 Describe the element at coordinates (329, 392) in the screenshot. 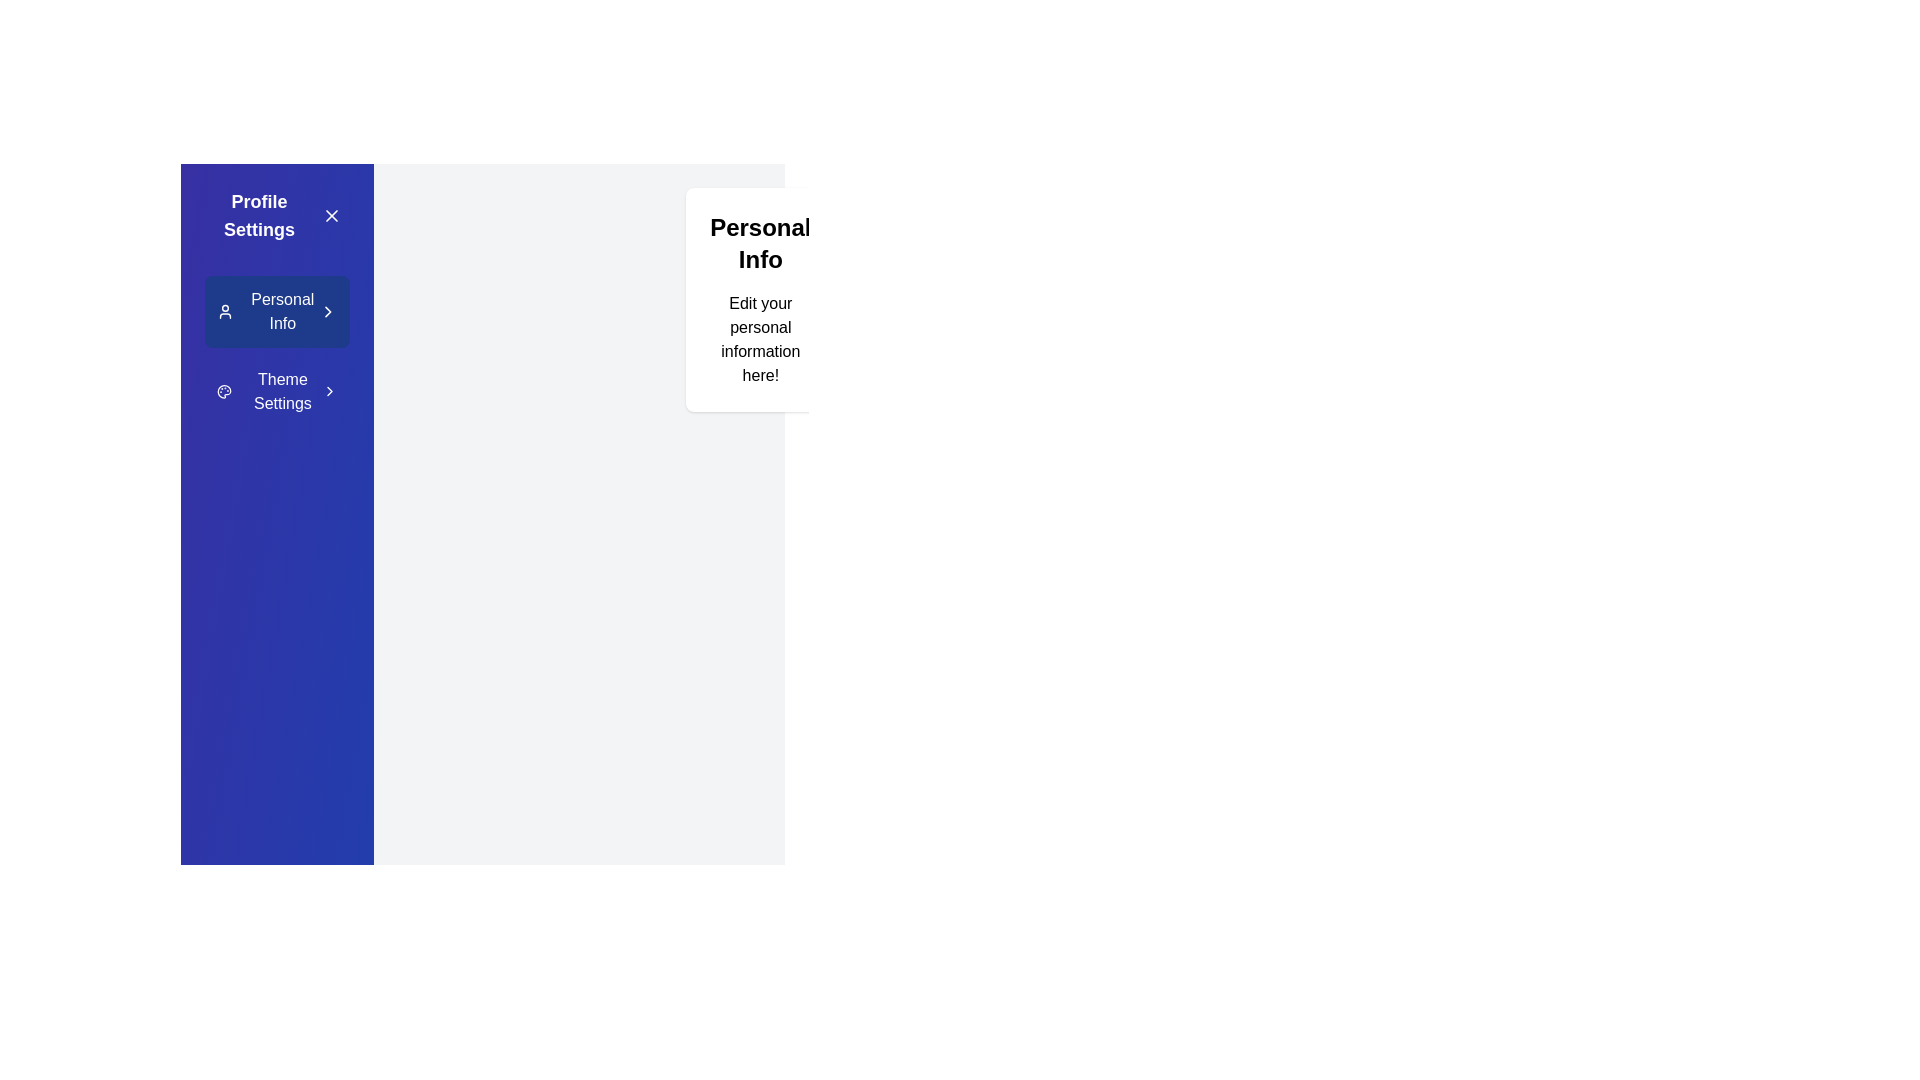

I see `the arrow icon located on the far right side of the 'Theme Settings' row under the 'Profile Settings' panel` at that location.